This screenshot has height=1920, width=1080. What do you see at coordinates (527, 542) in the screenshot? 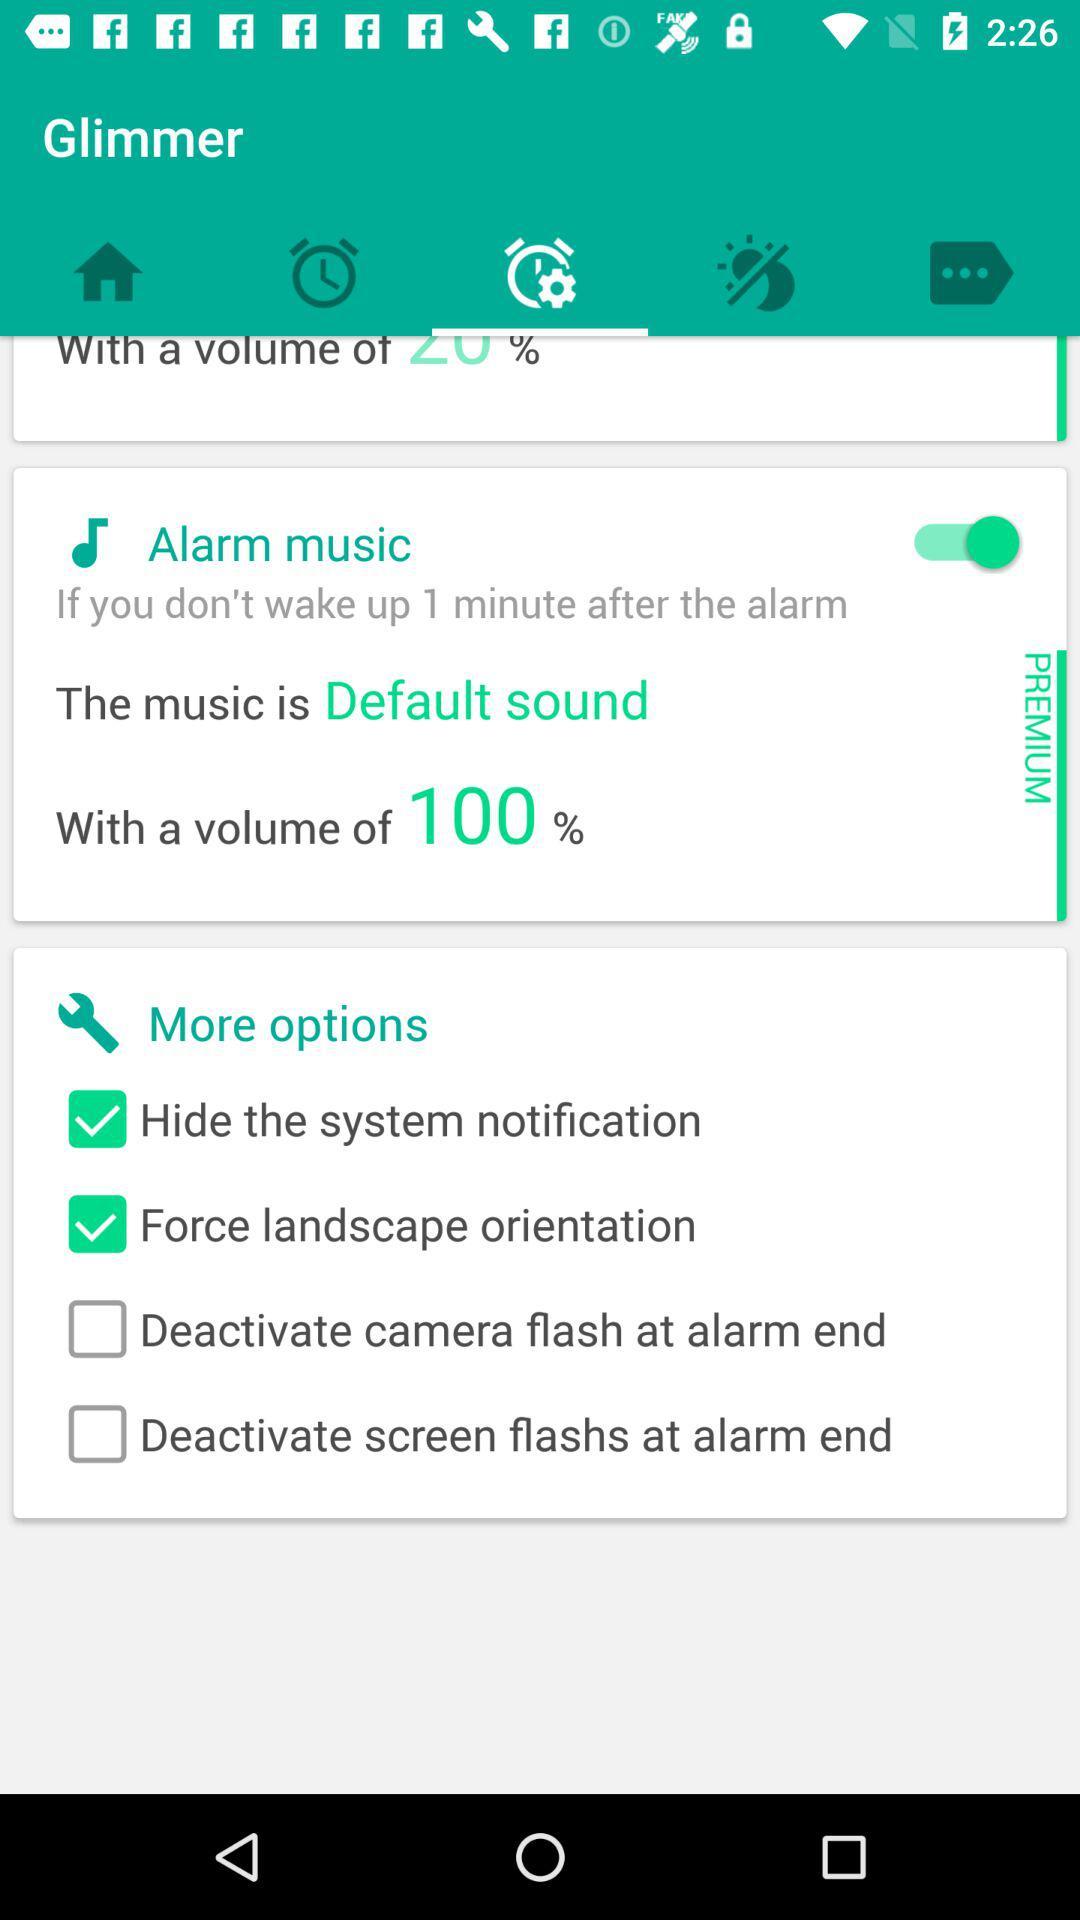
I see `alarm music` at bounding box center [527, 542].